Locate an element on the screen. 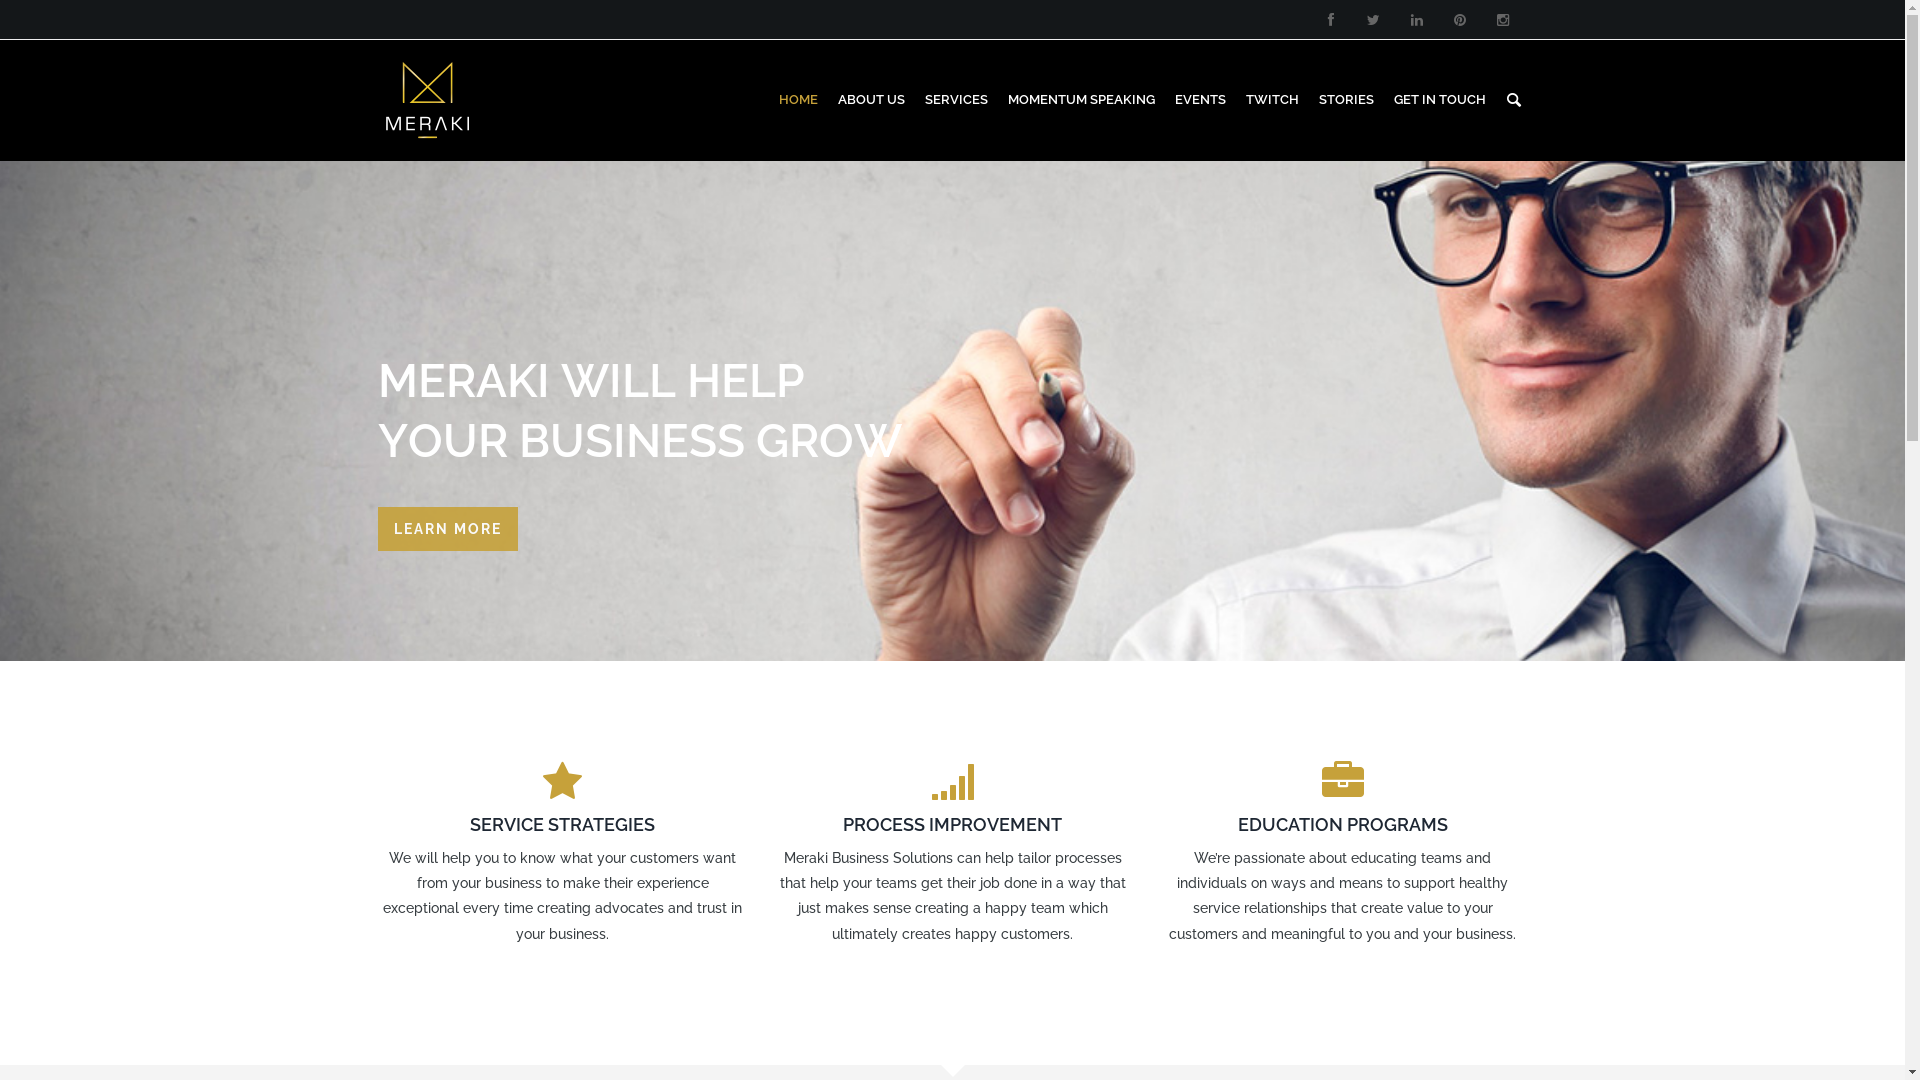  'twitter' is located at coordinates (1372, 19).